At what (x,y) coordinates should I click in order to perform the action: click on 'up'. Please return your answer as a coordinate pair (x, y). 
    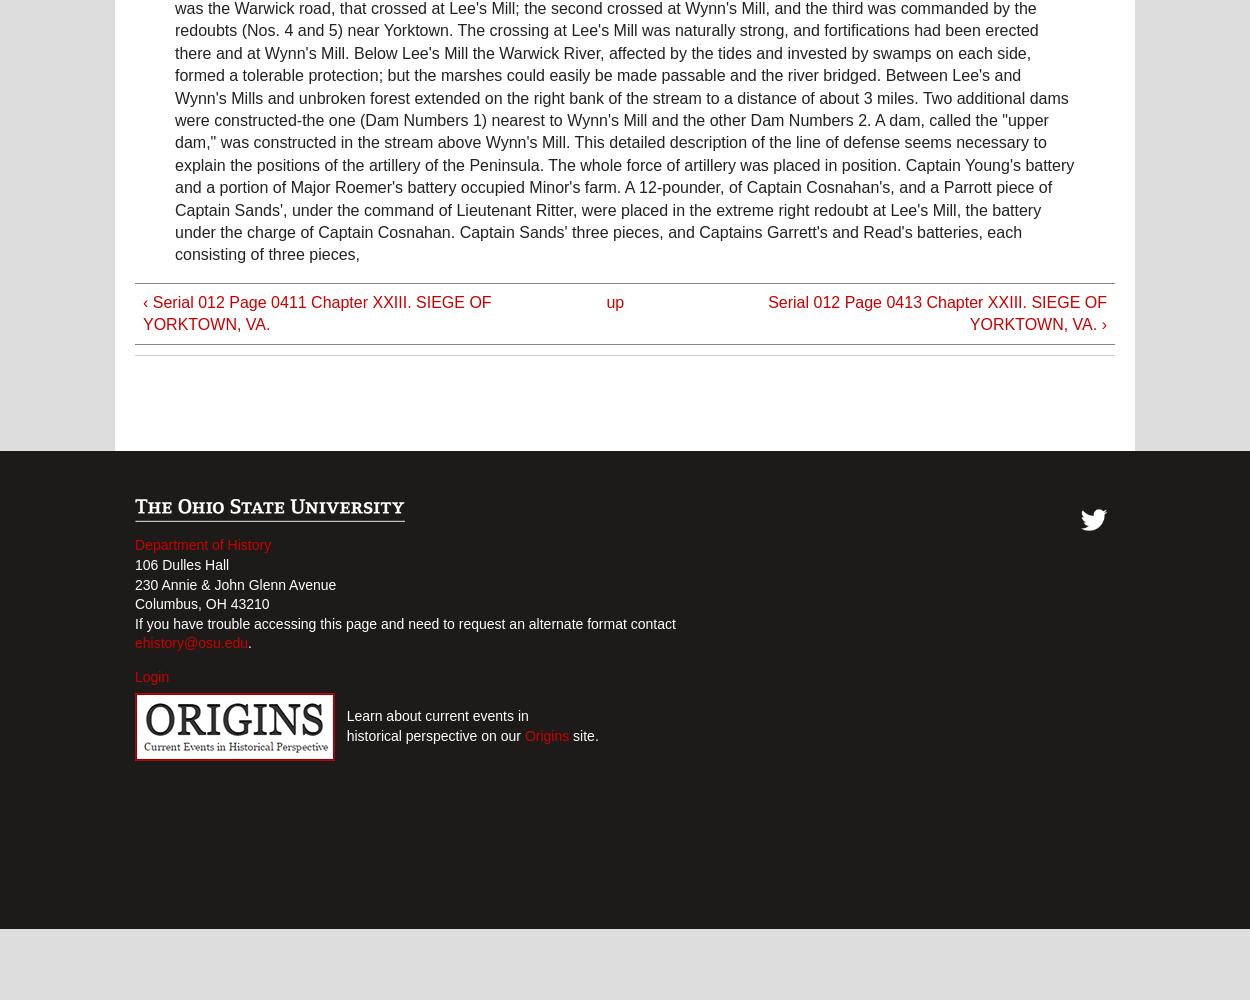
    Looking at the image, I should click on (614, 301).